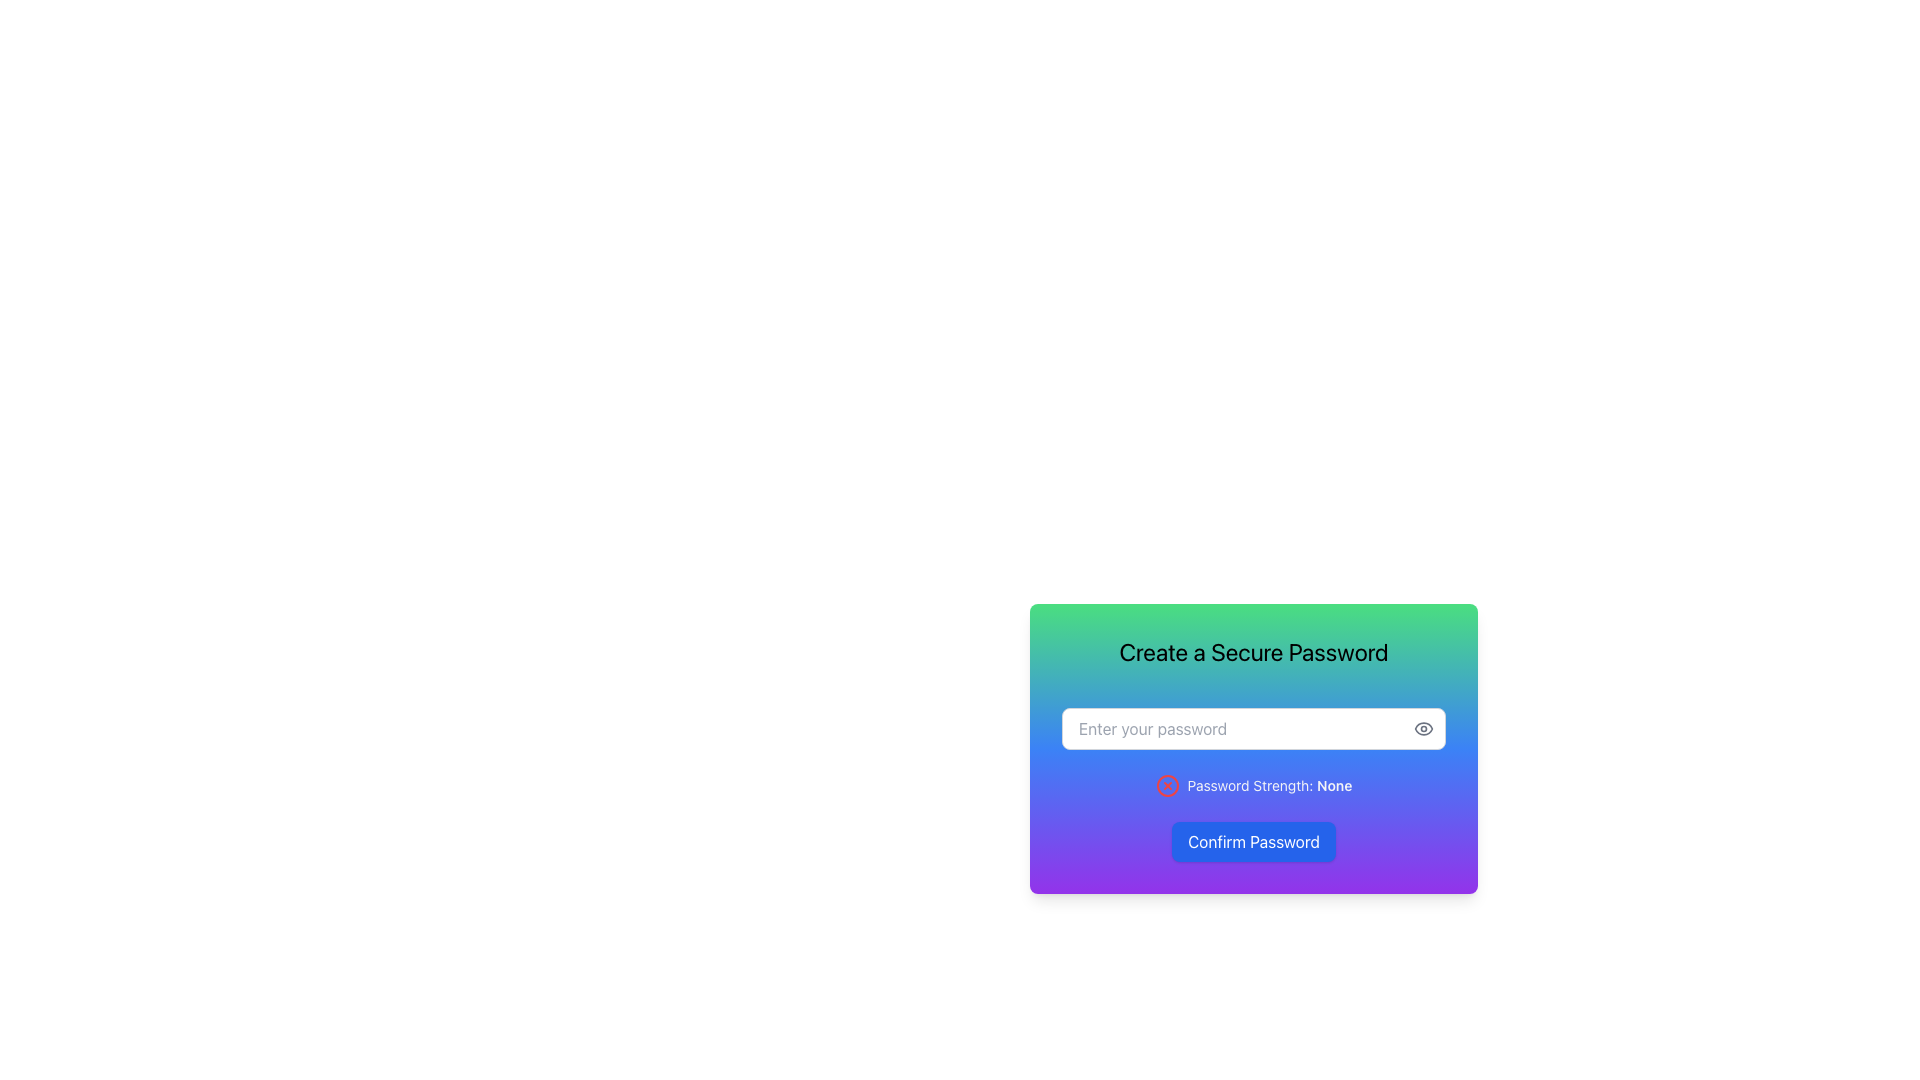  Describe the element at coordinates (1252, 841) in the screenshot. I see `the 'Confirm Password' button with a blue background to activate keyboard interaction` at that location.